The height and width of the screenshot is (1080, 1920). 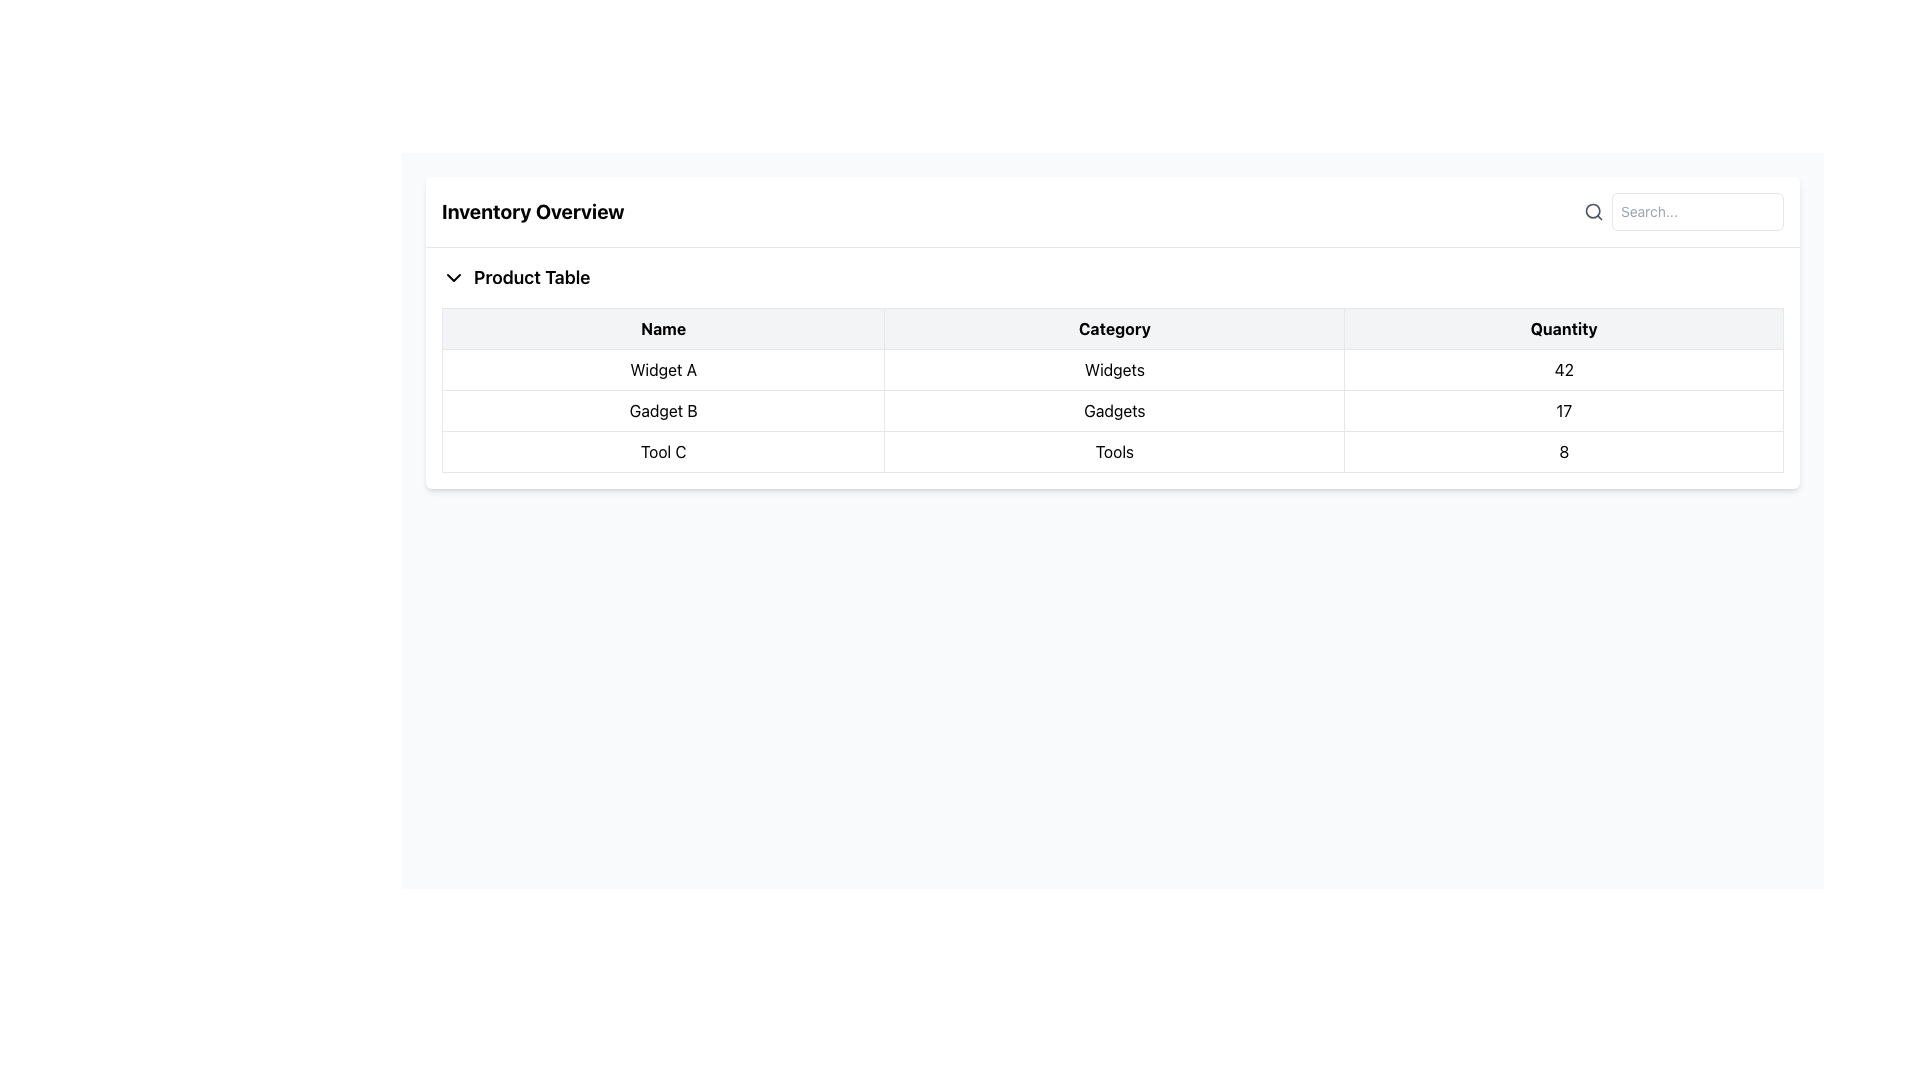 I want to click on the 'Category' text label styled as a table header, which is positioned in the second column of the table, between the 'Name' and 'Quantity' headers, so click(x=1113, y=327).